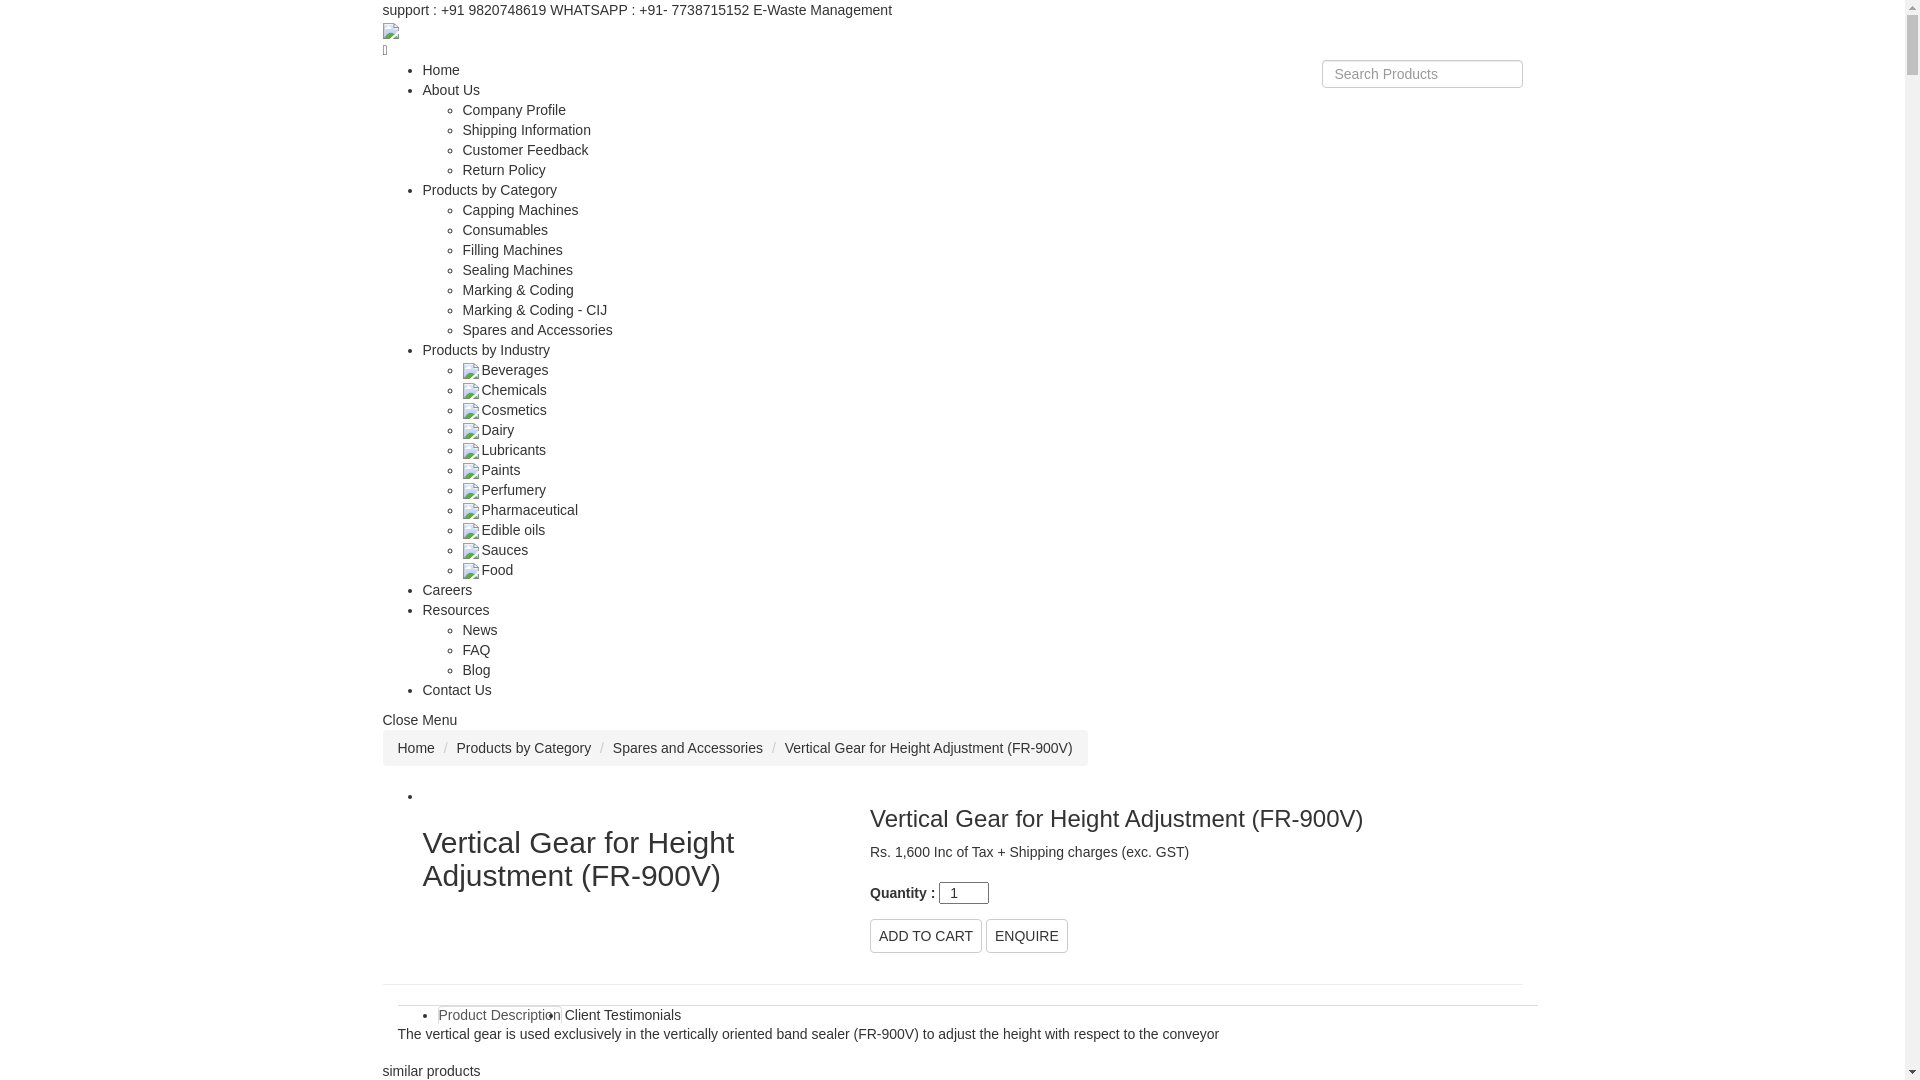  Describe the element at coordinates (460, 289) in the screenshot. I see `'Marking & Coding'` at that location.